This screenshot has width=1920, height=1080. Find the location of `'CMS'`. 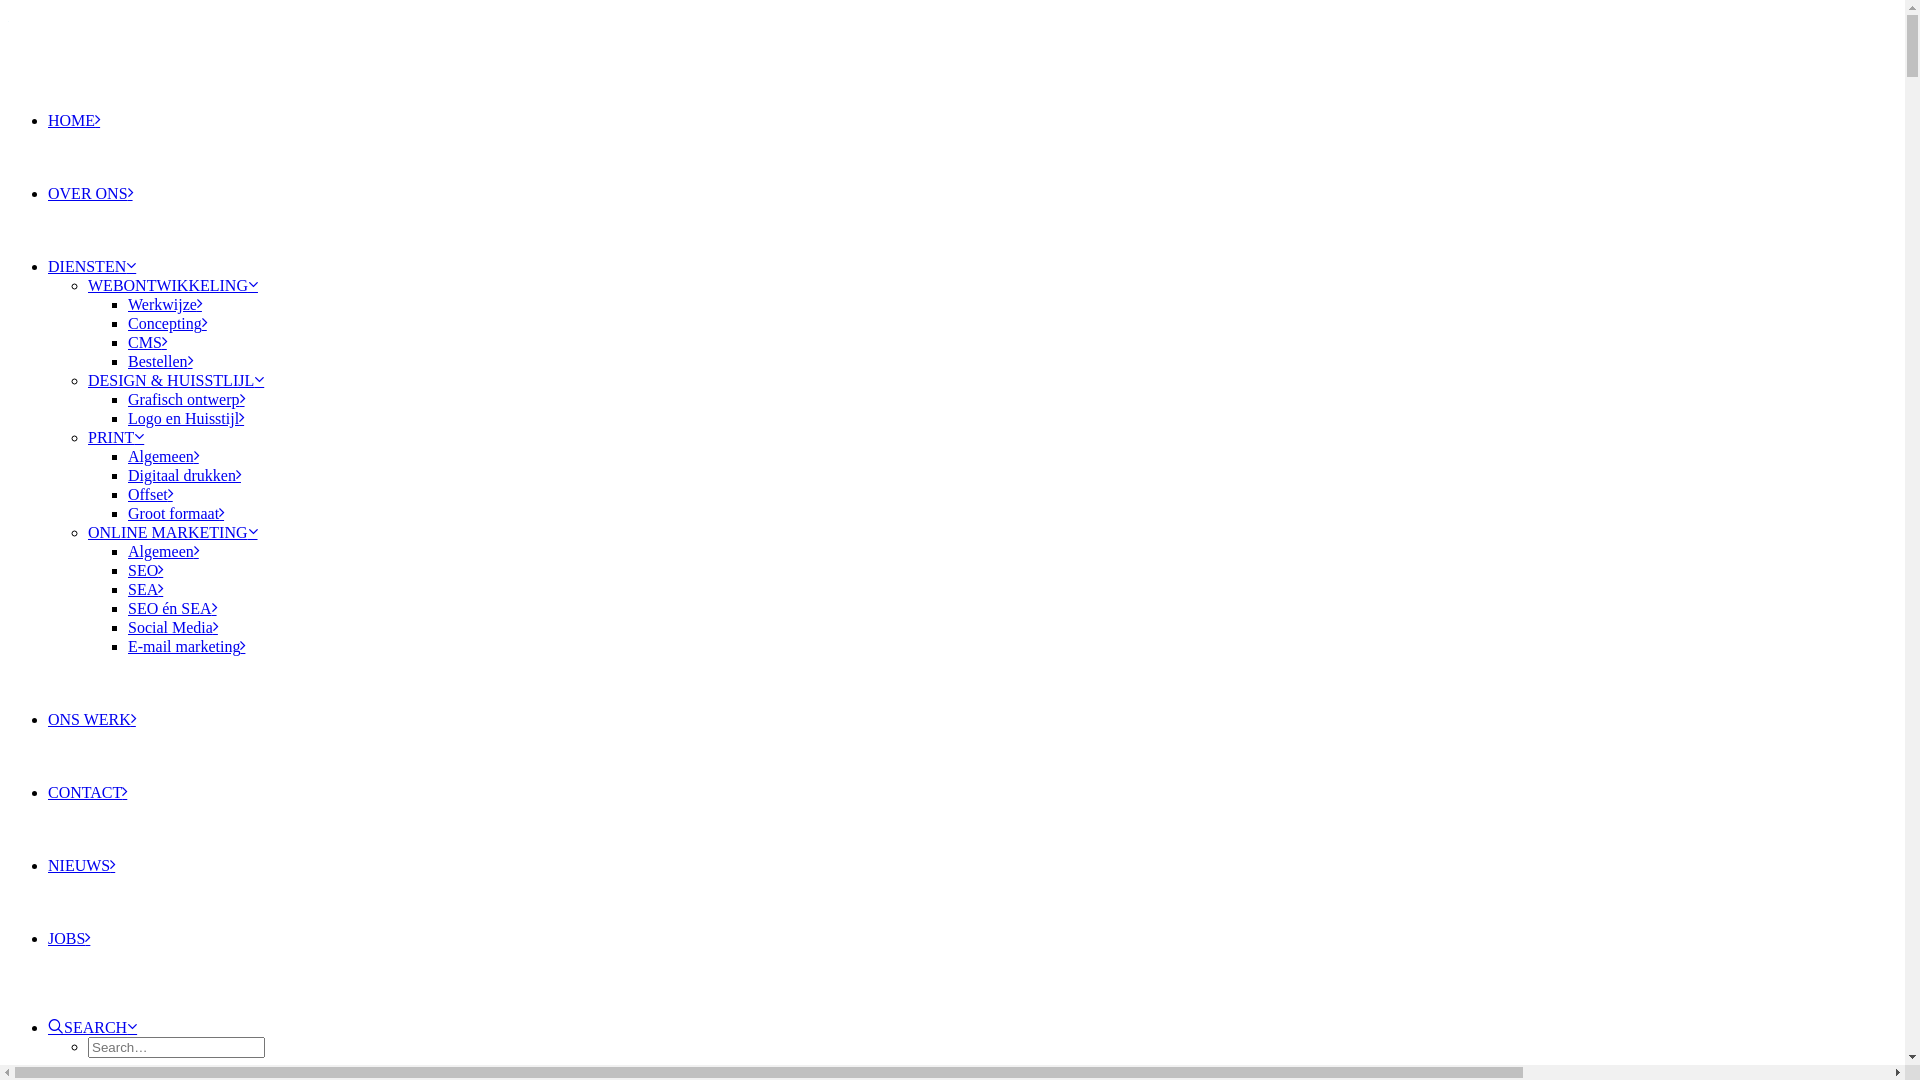

'CMS' is located at coordinates (146, 341).